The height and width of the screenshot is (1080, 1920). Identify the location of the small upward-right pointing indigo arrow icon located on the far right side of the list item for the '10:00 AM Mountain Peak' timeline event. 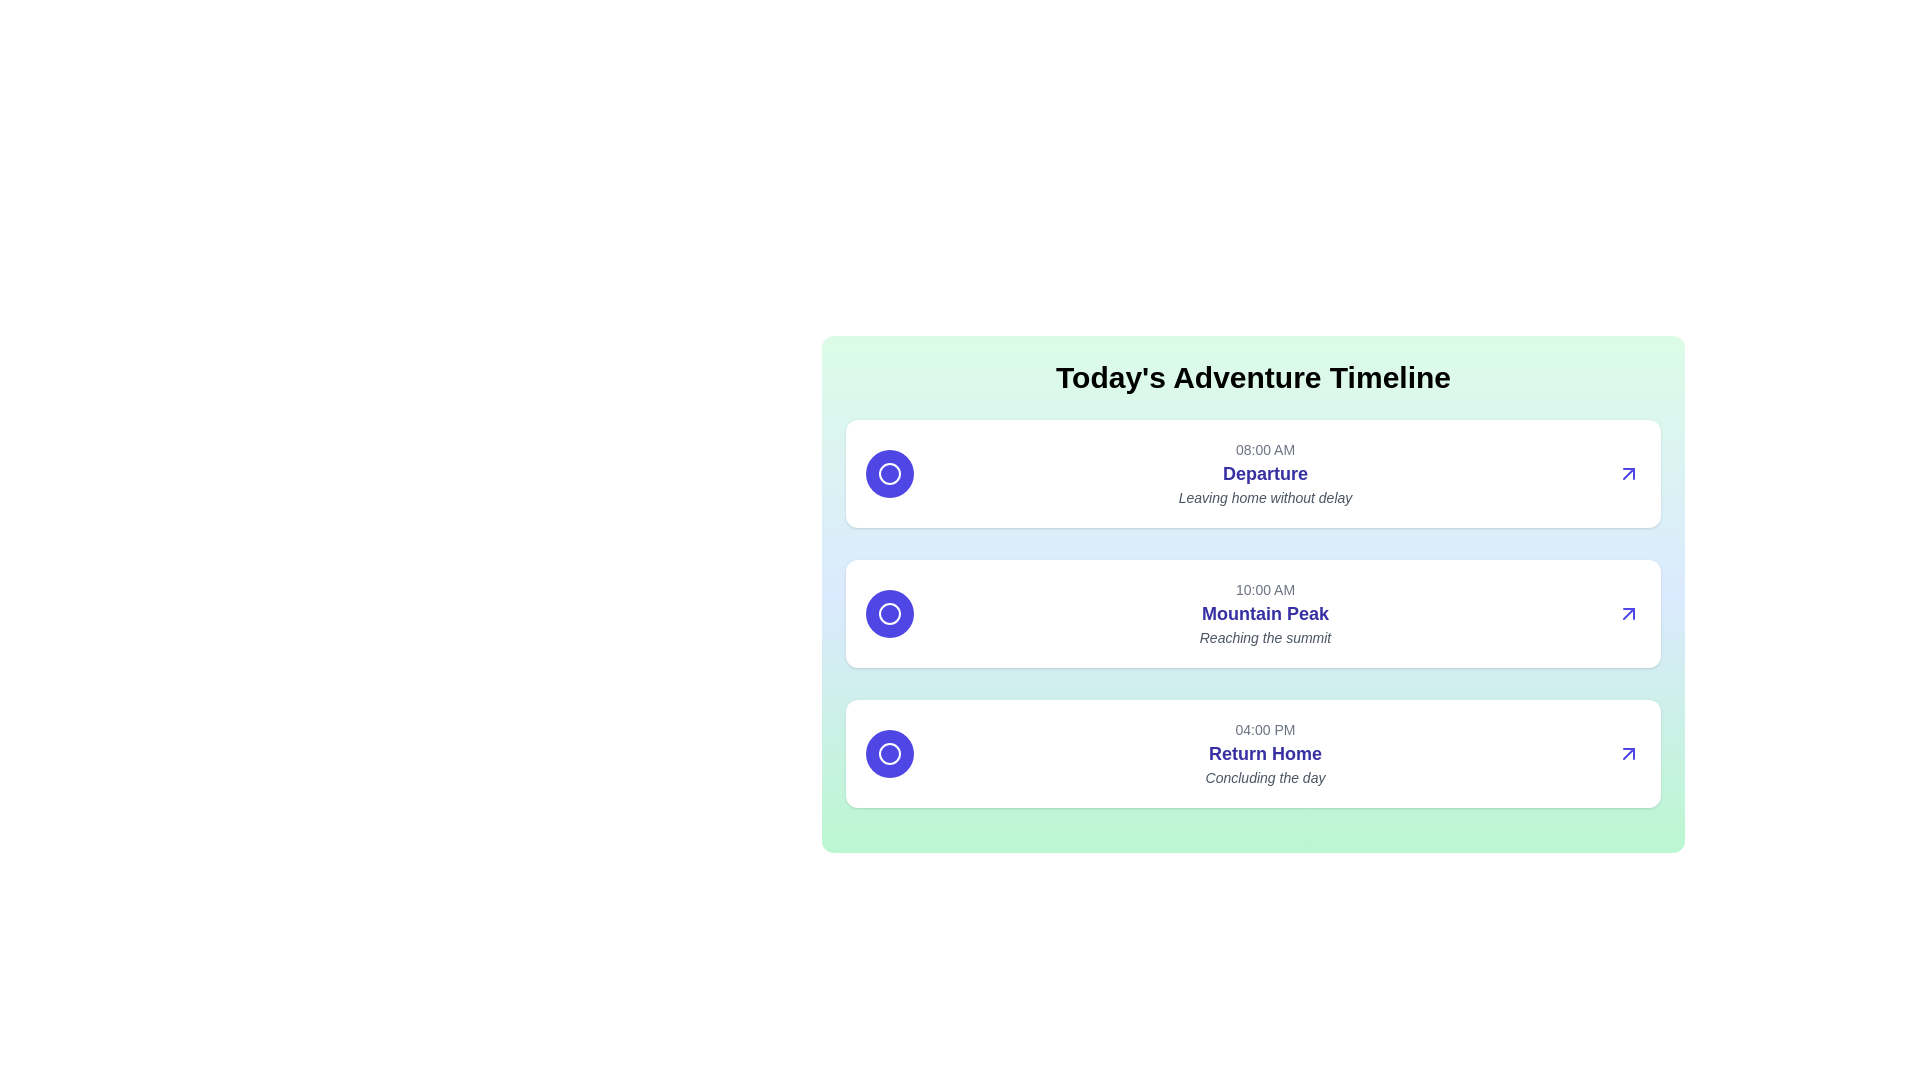
(1628, 612).